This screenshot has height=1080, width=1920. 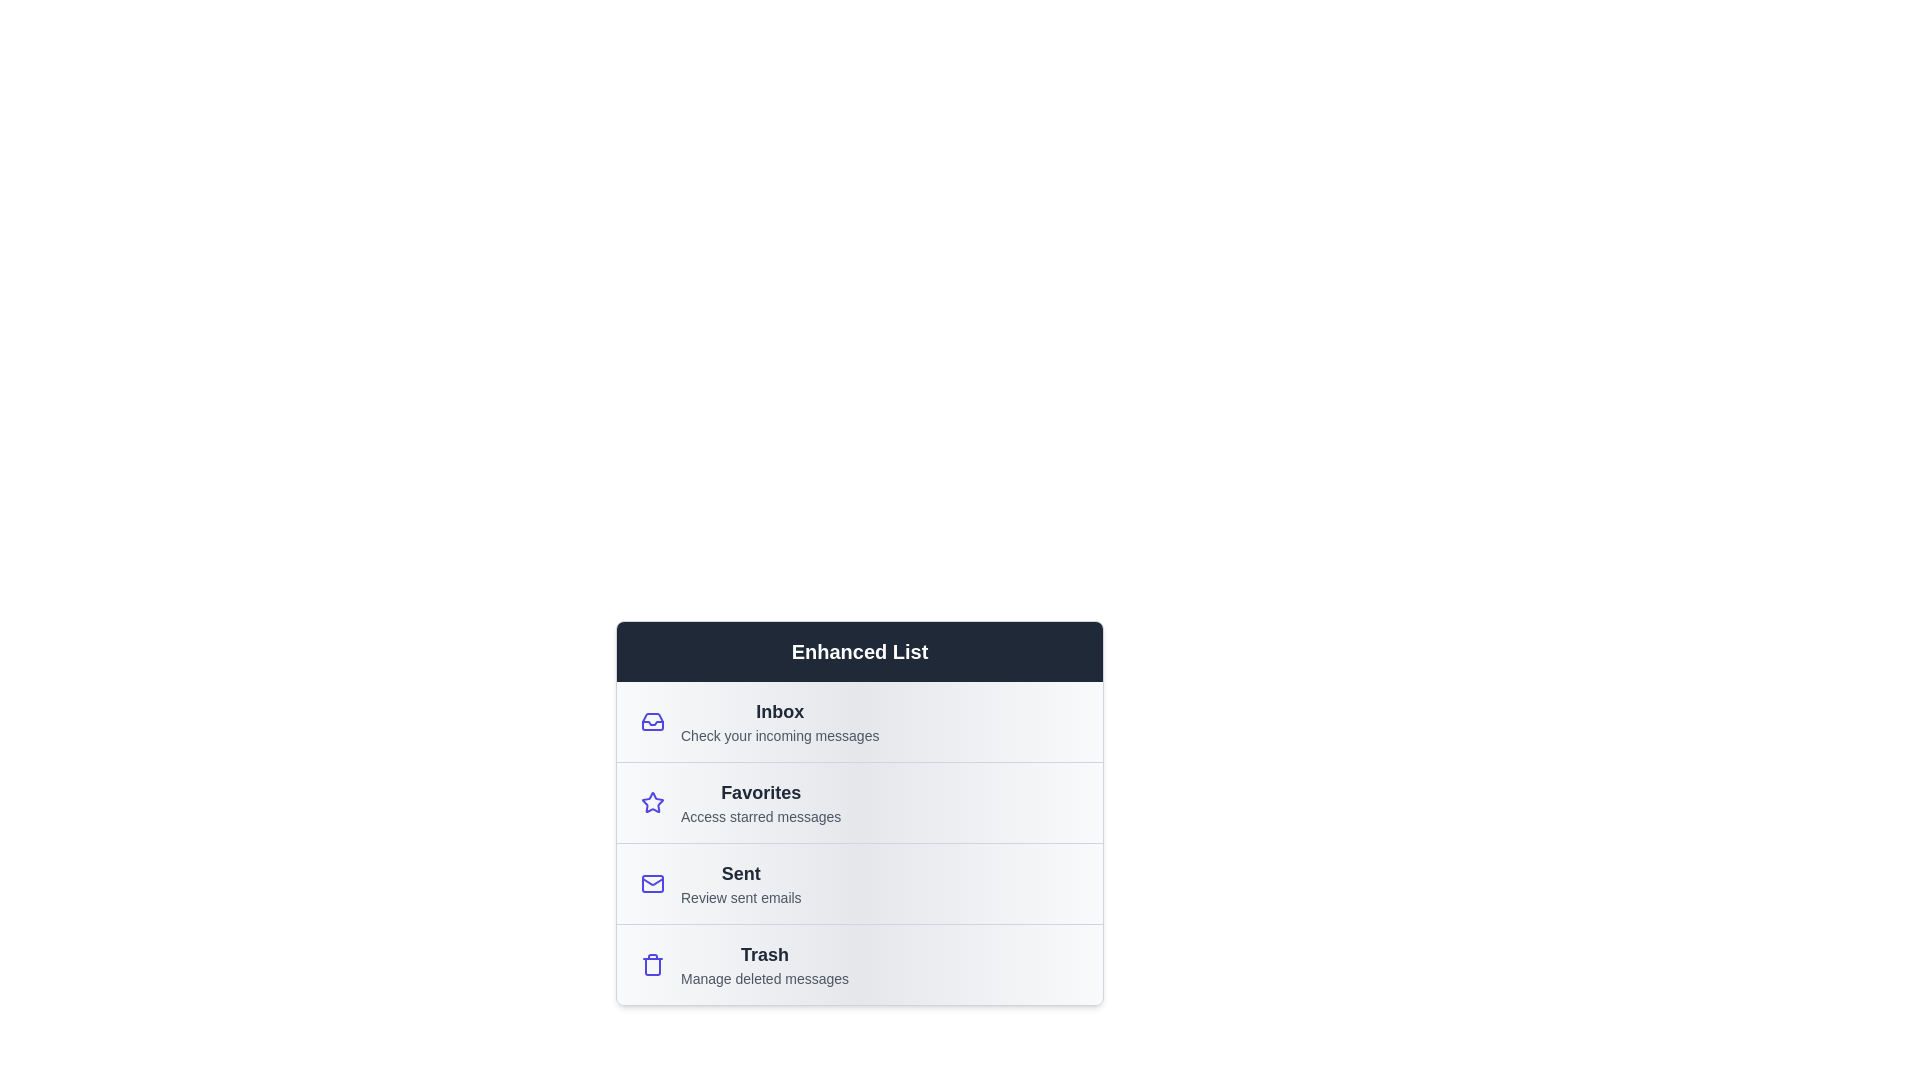 I want to click on the fourth navigation menu item labeled 'Manage Deleted Messages' in the 'Enhanced List' settings menu, so click(x=764, y=963).